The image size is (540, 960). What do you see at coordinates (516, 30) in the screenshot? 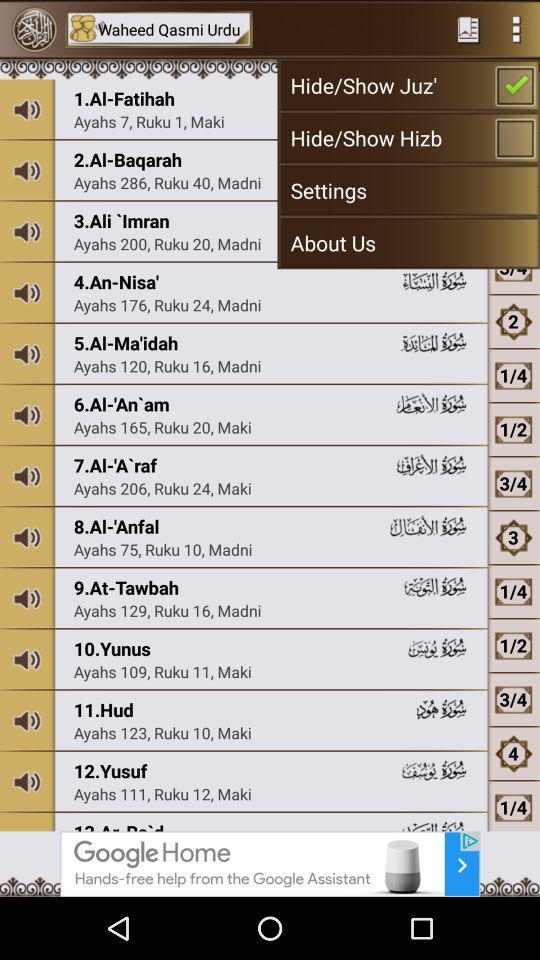
I see `the more icon` at bounding box center [516, 30].